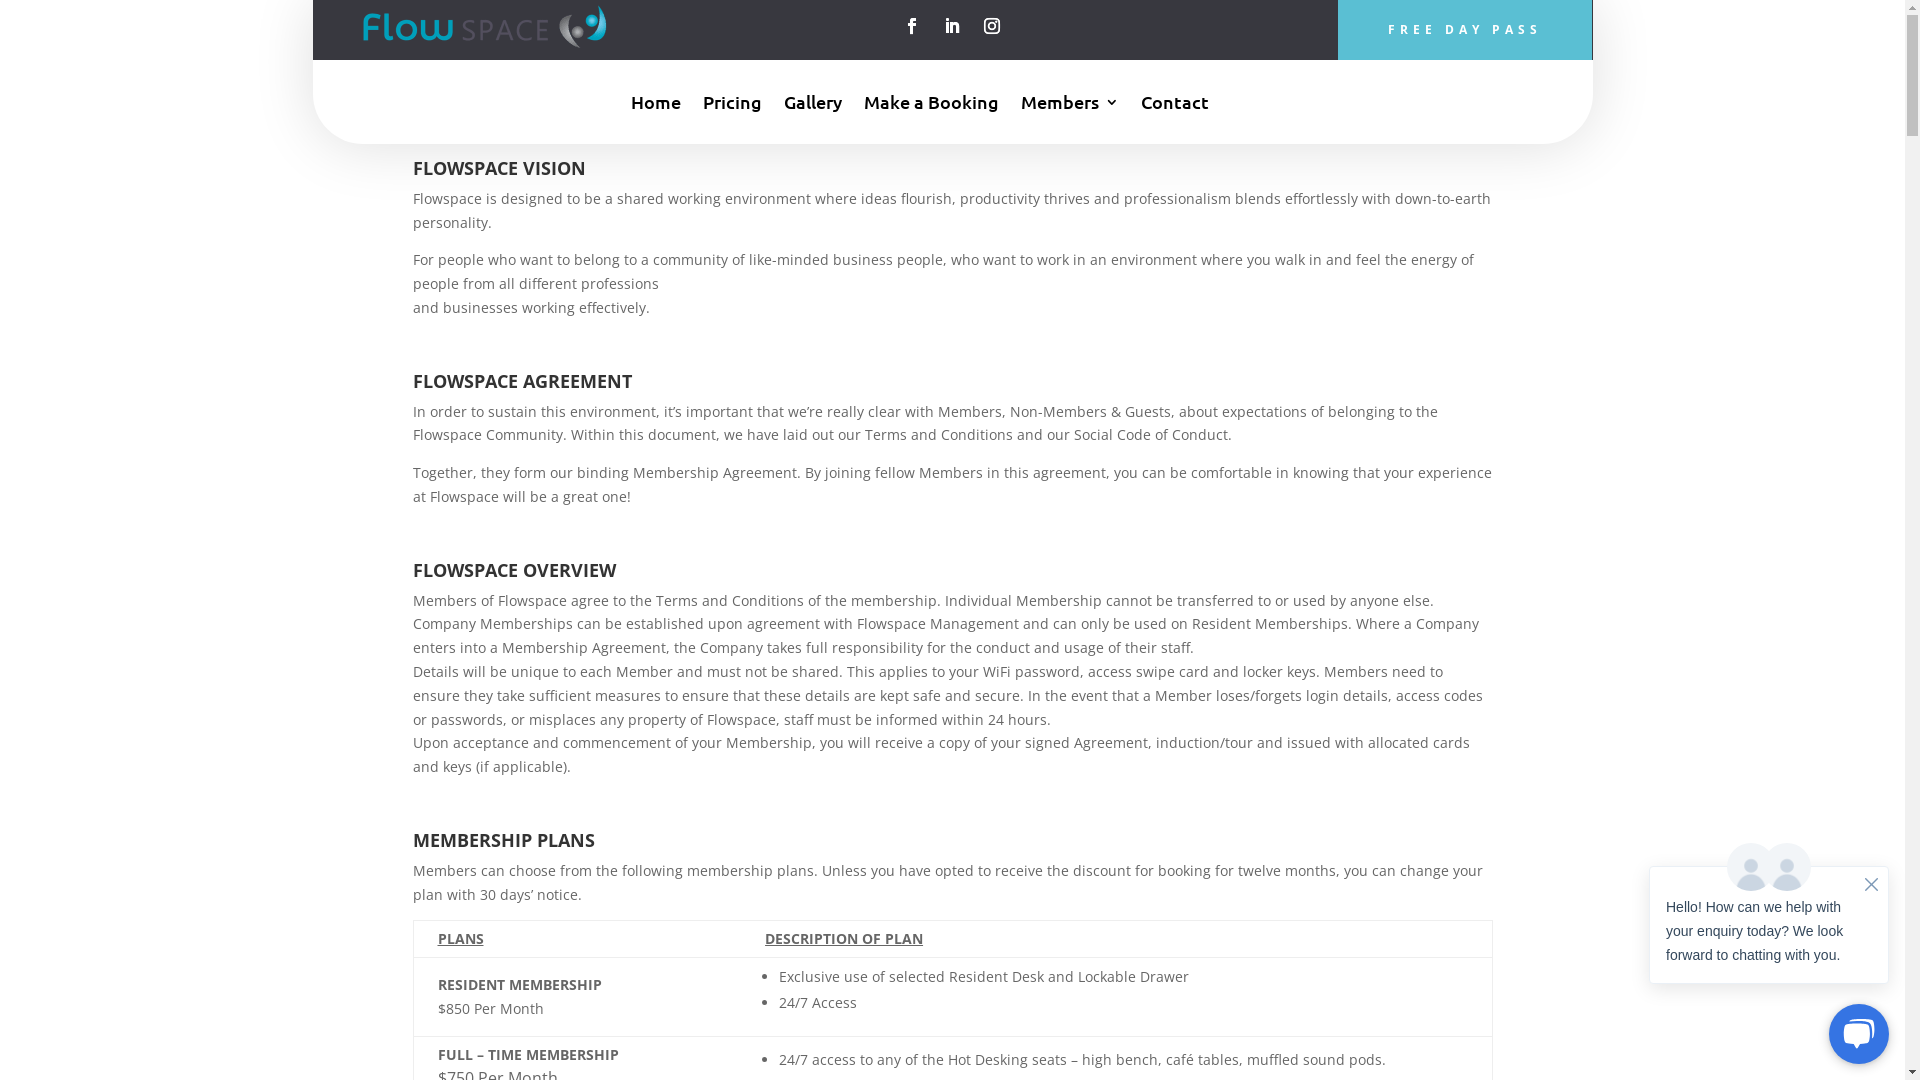 The width and height of the screenshot is (1920, 1080). What do you see at coordinates (1068, 105) in the screenshot?
I see `'Members'` at bounding box center [1068, 105].